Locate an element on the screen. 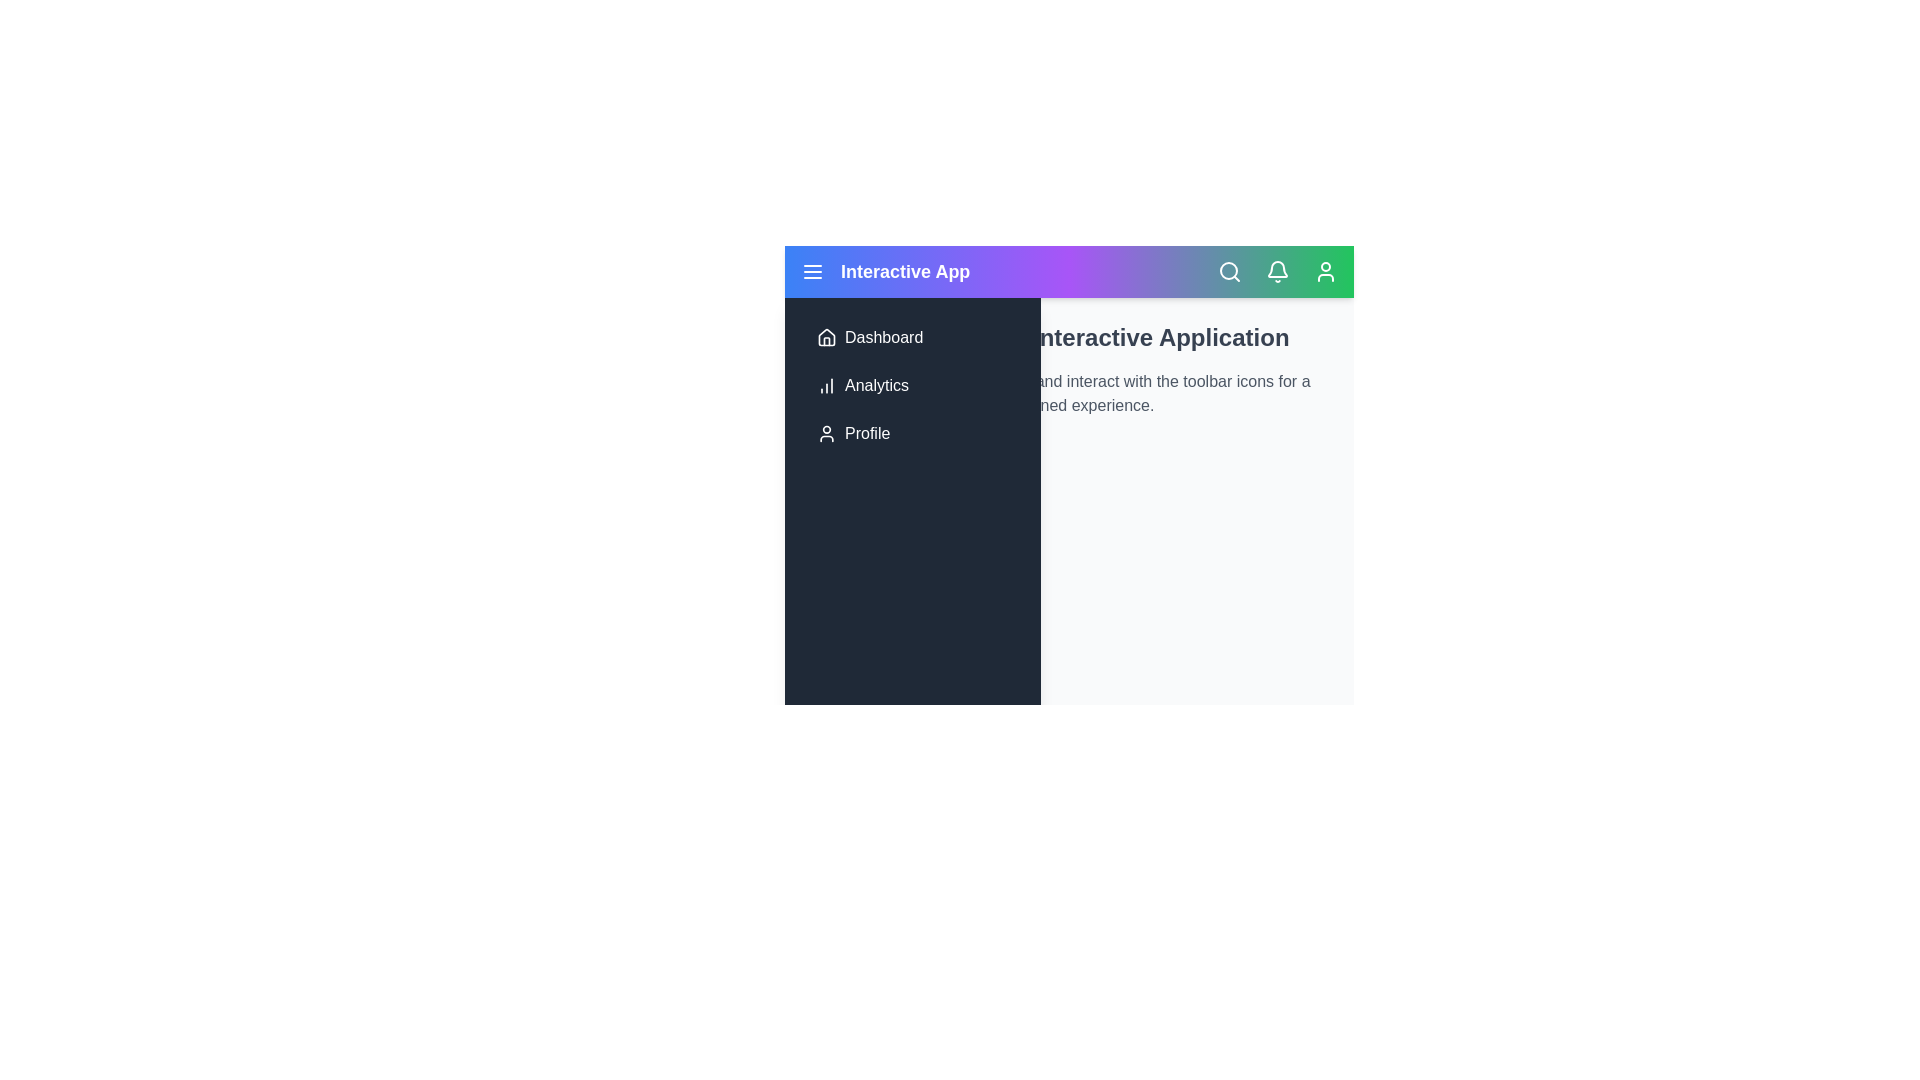  the toolbar icon Bell is located at coordinates (1276, 272).